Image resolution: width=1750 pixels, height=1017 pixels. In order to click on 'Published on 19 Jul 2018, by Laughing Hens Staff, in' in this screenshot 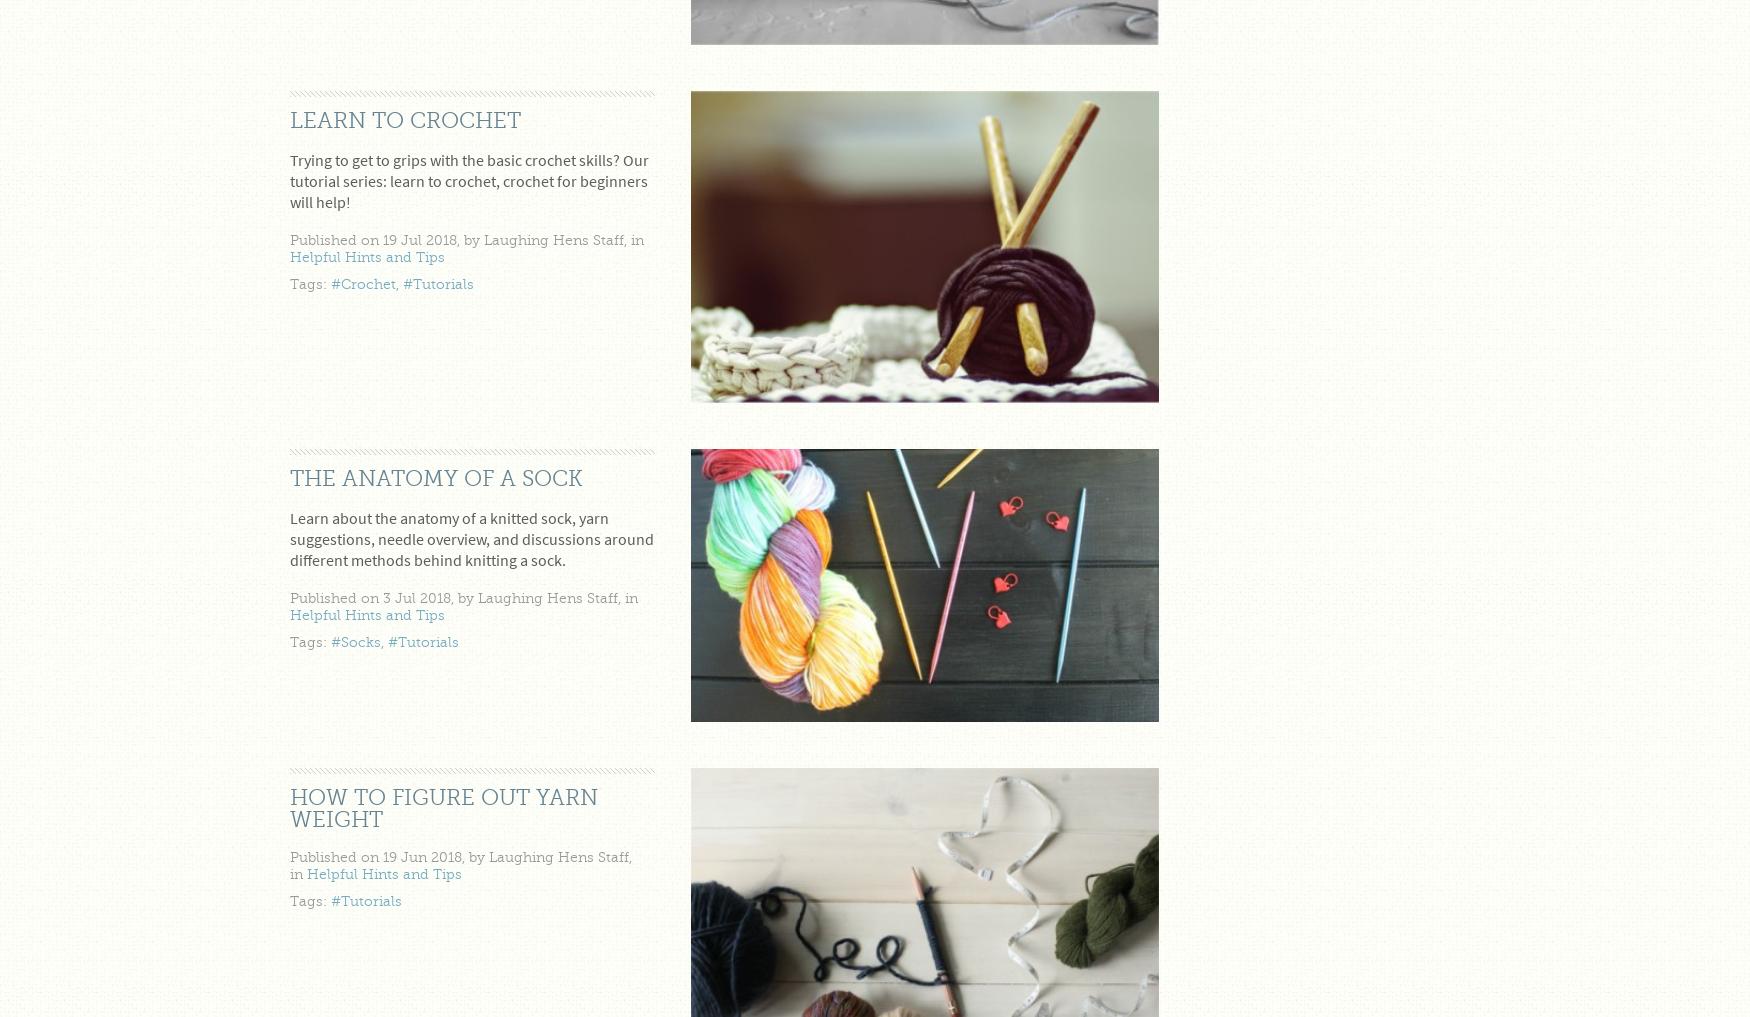, I will do `click(467, 239)`.